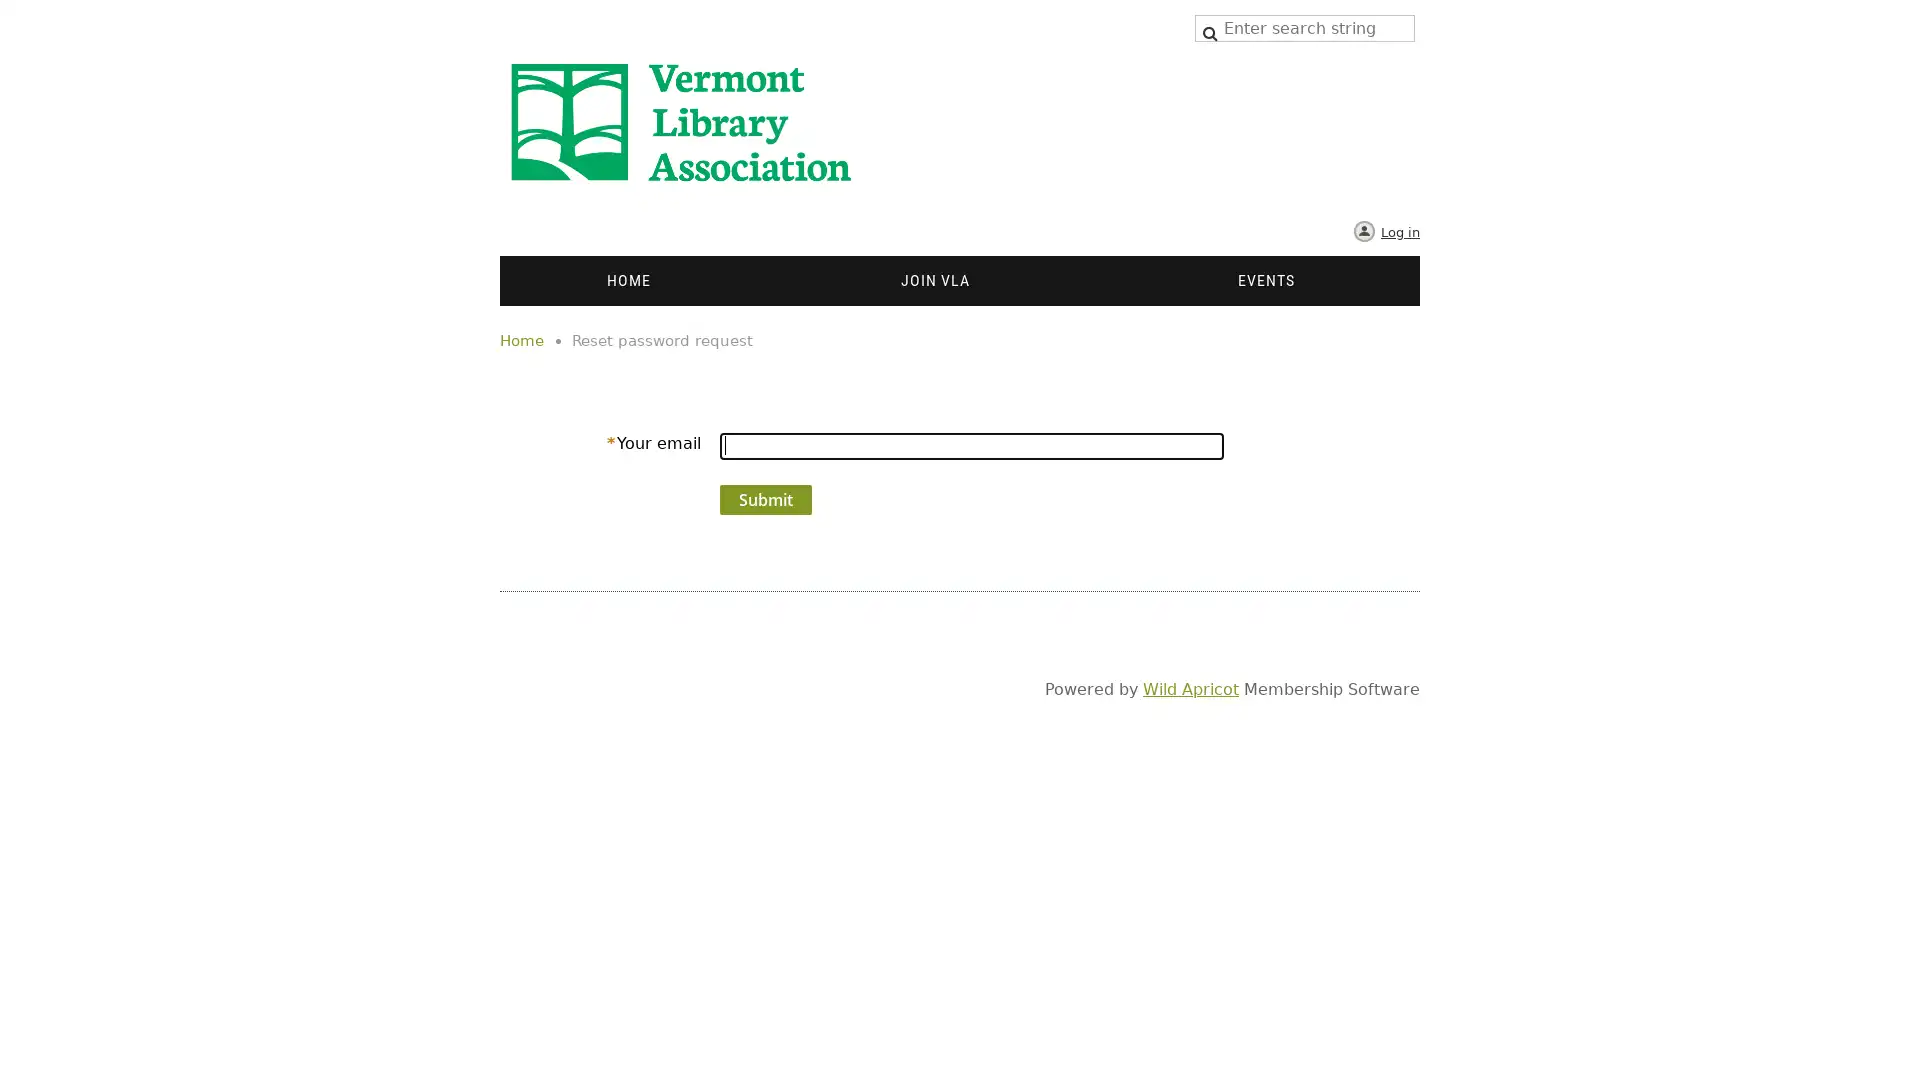  I want to click on Submit, so click(765, 499).